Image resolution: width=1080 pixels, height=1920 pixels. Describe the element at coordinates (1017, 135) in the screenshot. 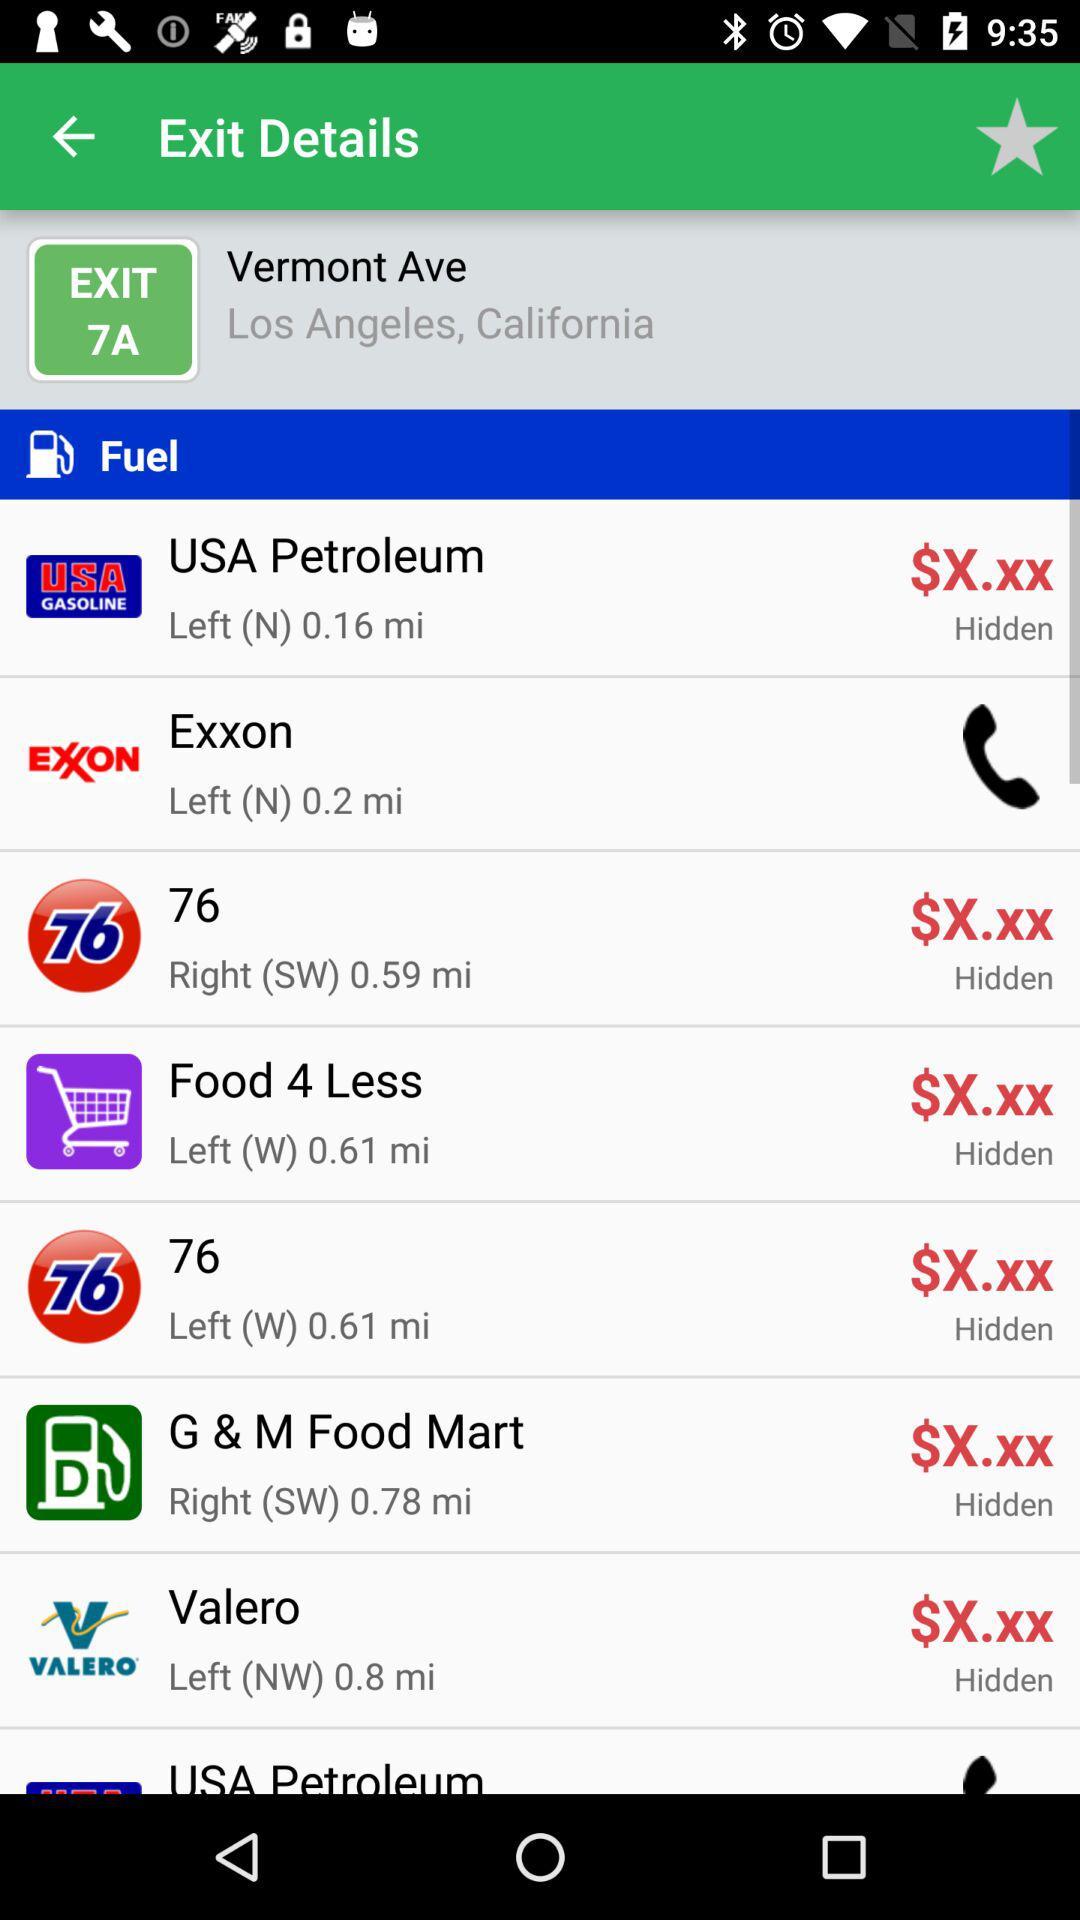

I see `app next to exit details app` at that location.